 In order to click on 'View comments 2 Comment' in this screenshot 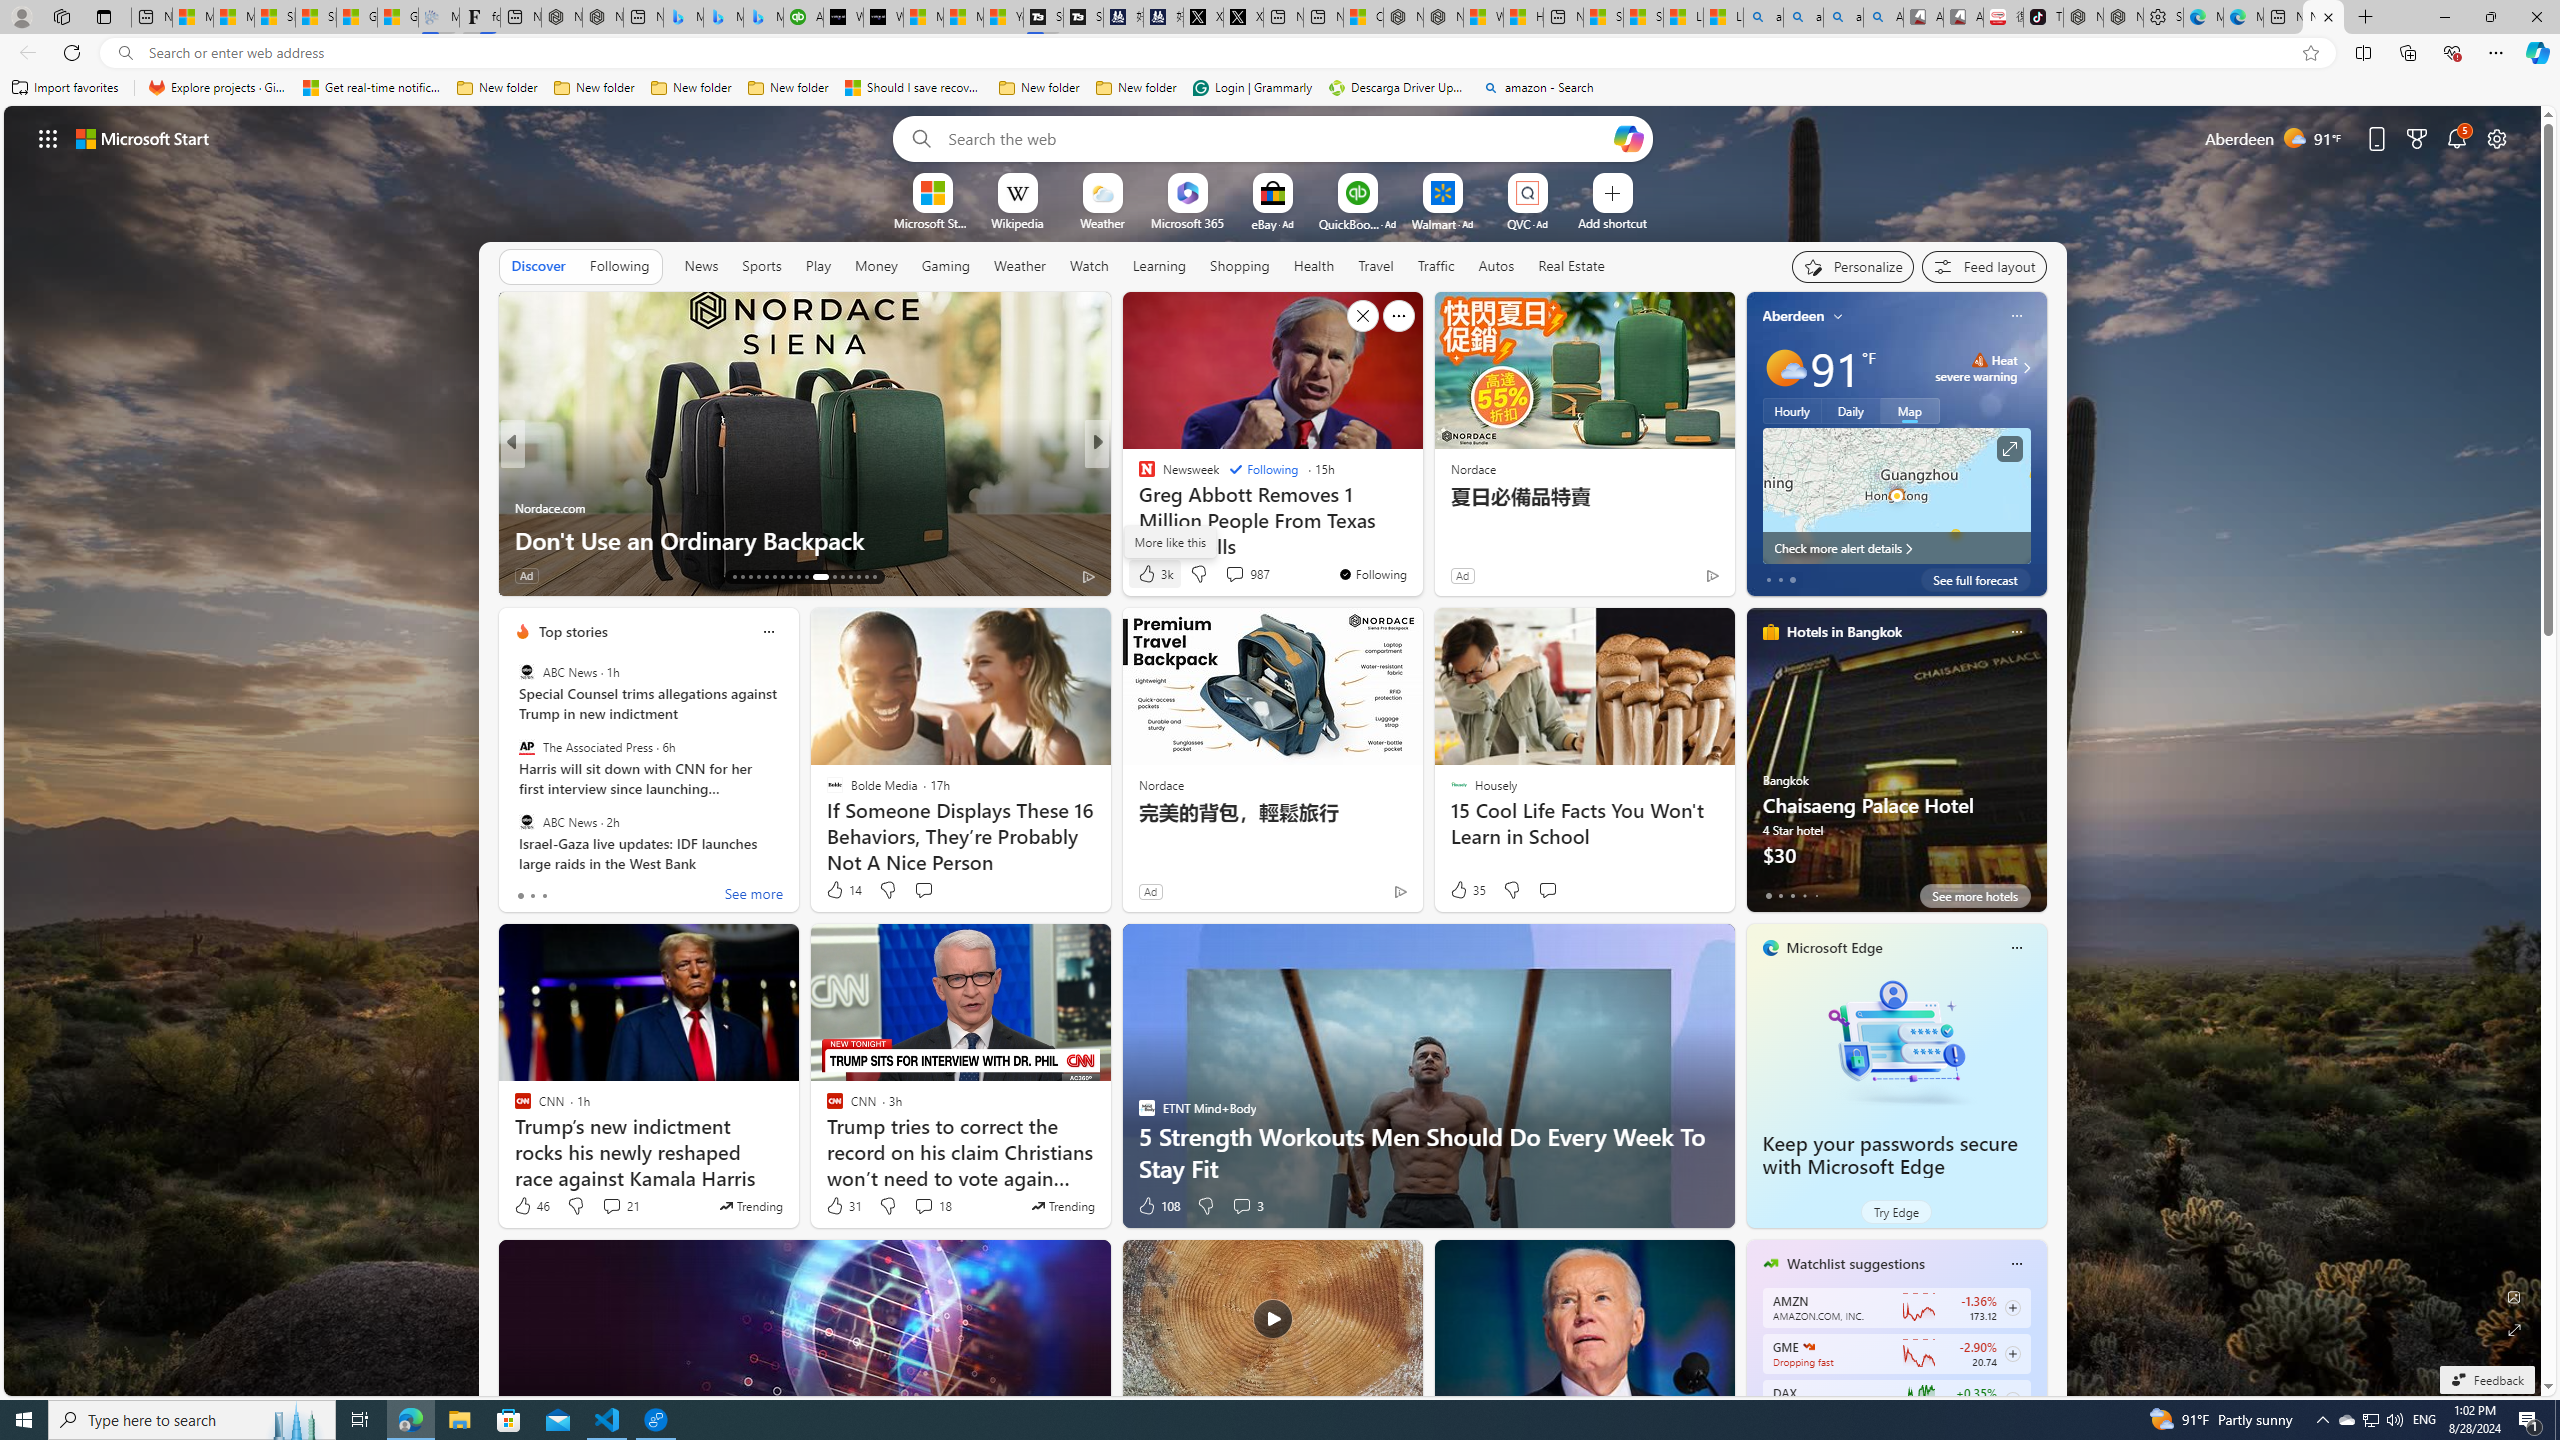, I will do `click(1227, 574)`.